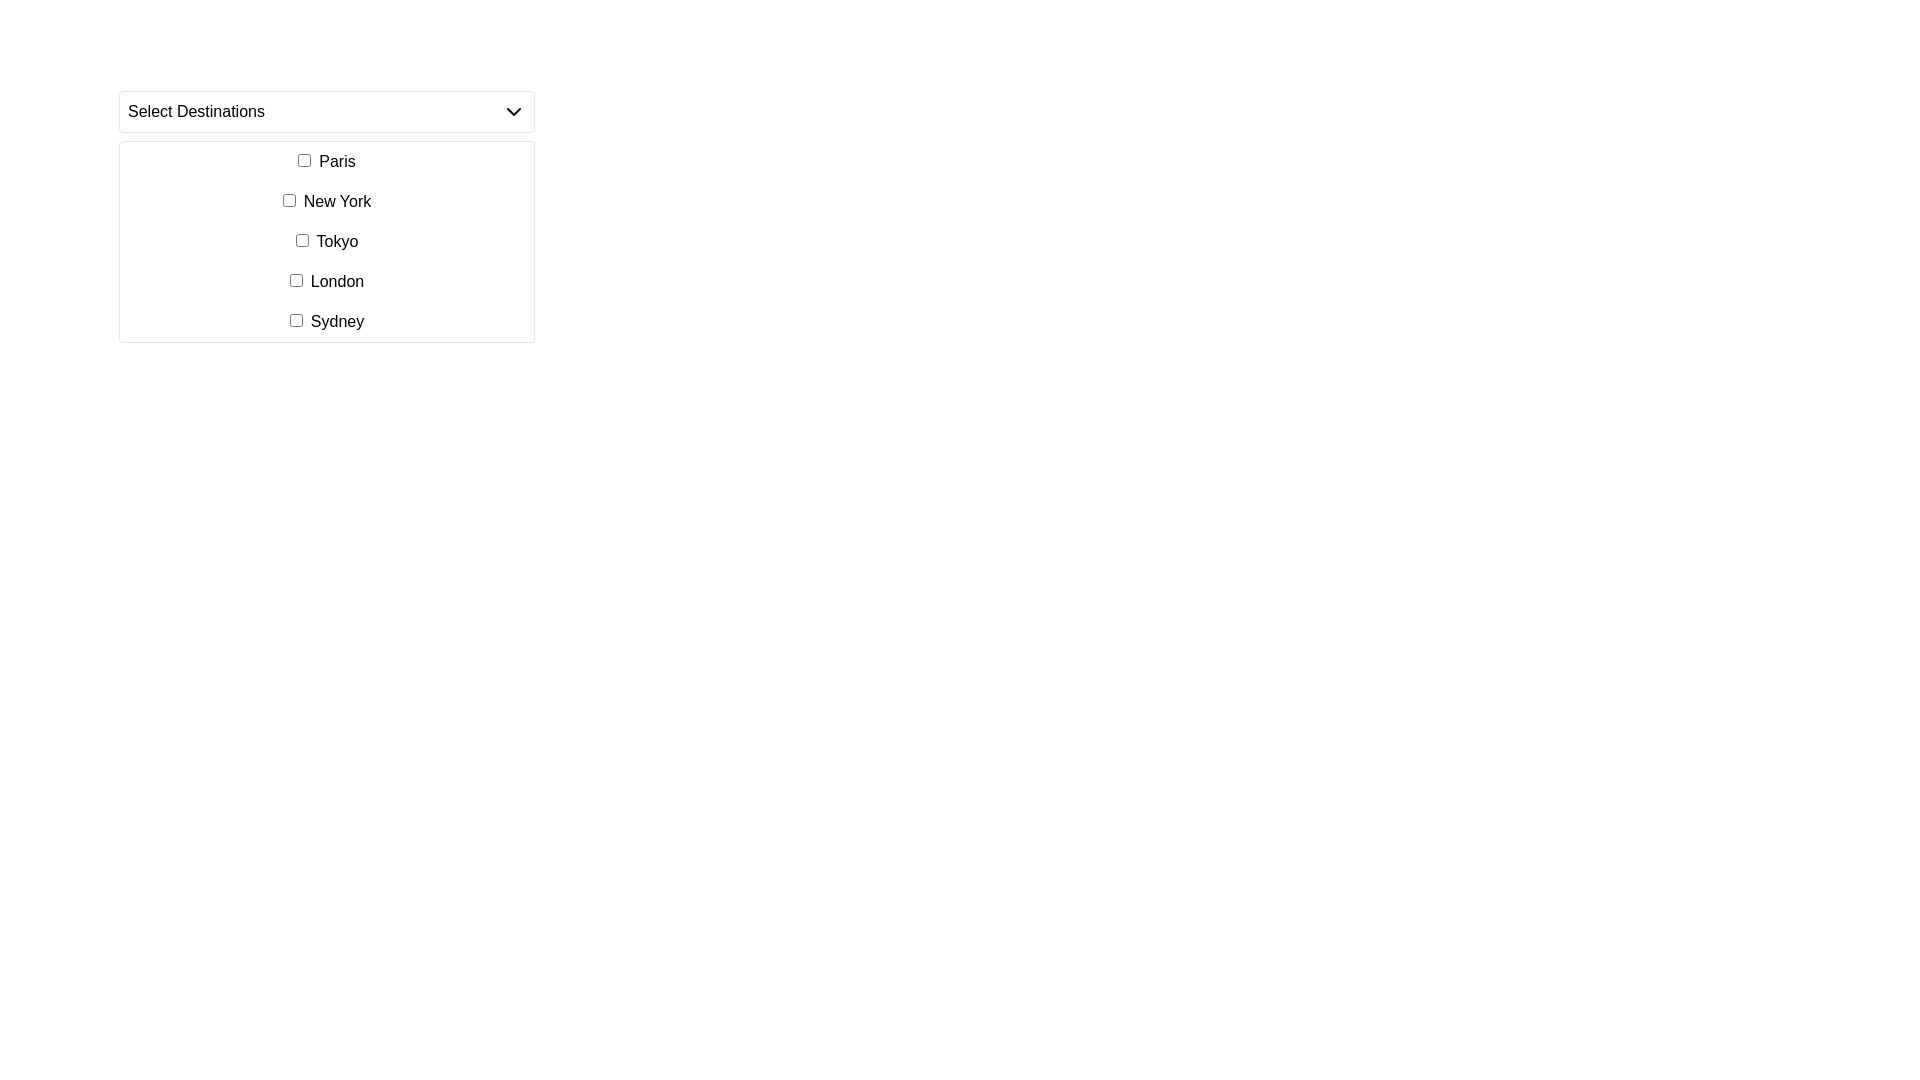 This screenshot has width=1920, height=1080. Describe the element at coordinates (301, 239) in the screenshot. I see `the checkbox for the destination 'Tokyo', which is the third option in the list of destinations located beneath the text 'Select Destinations'` at that location.